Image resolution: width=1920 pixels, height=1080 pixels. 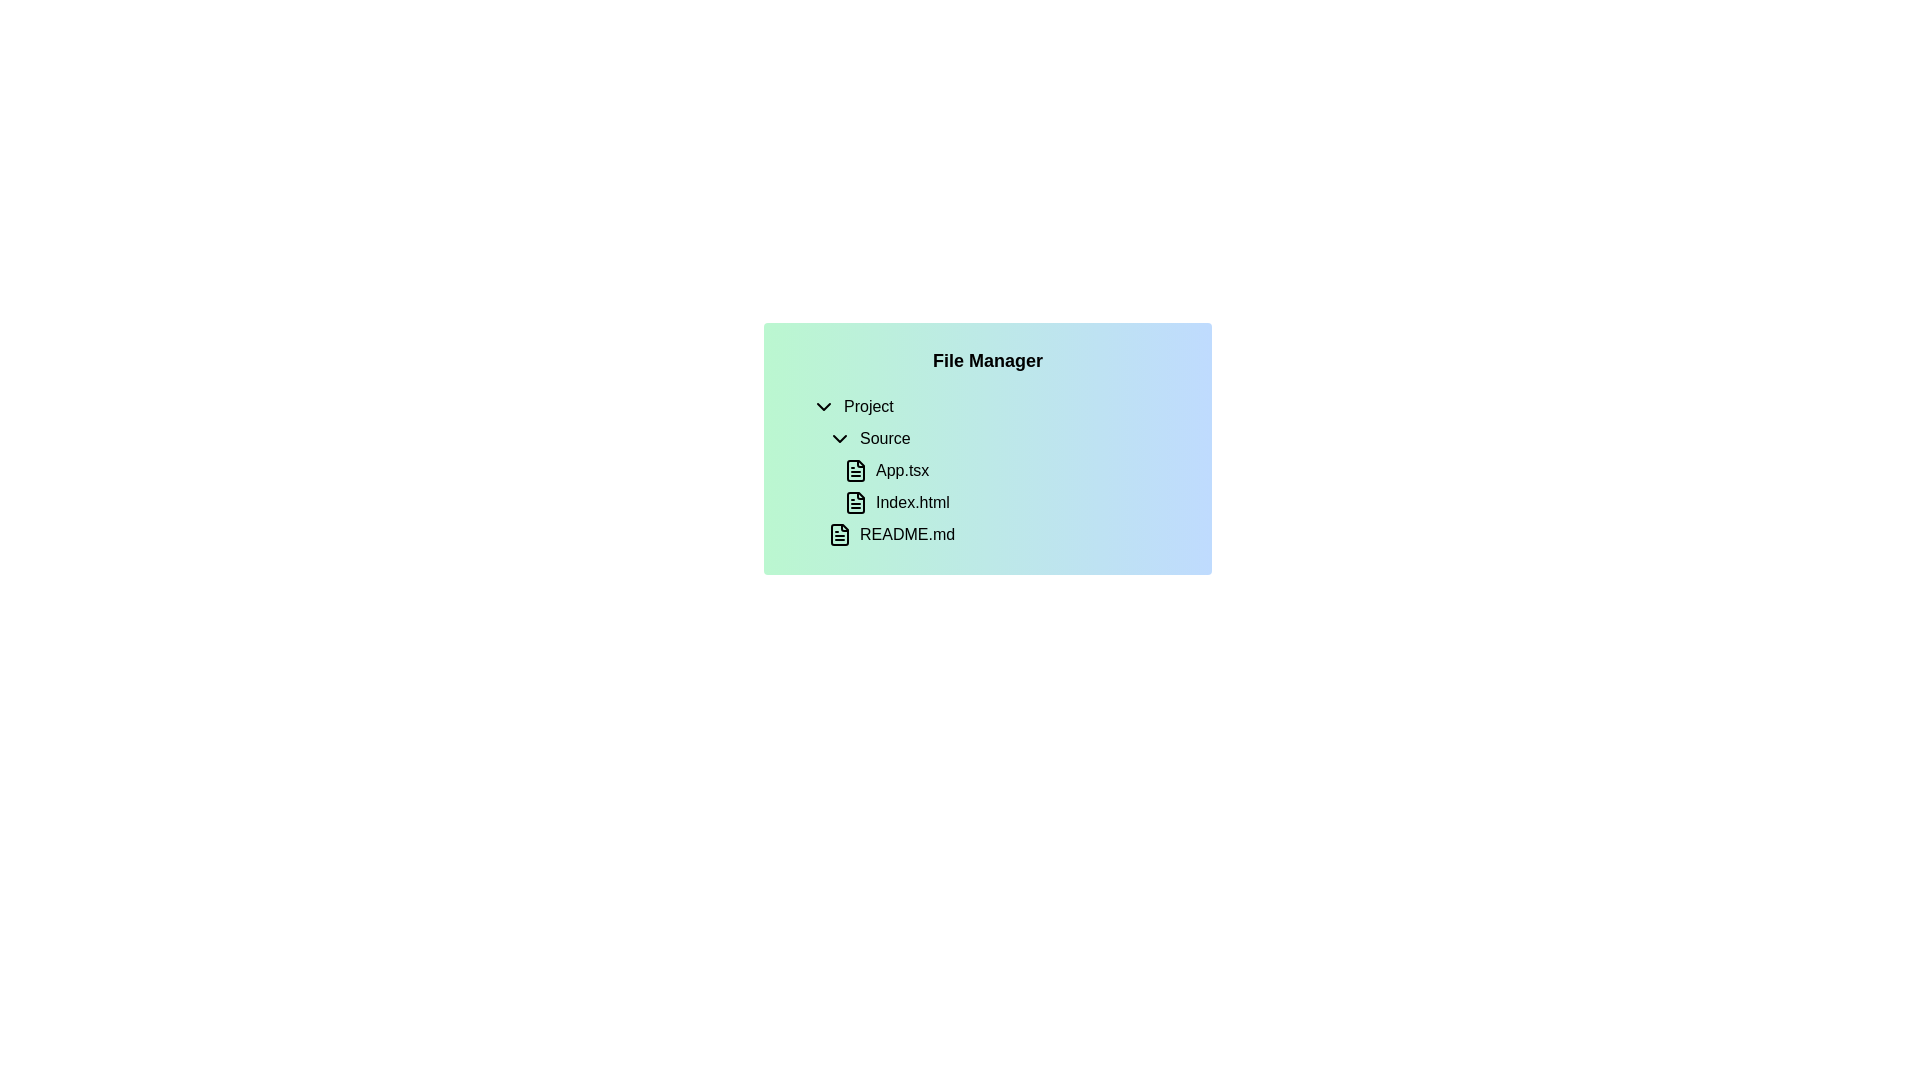 I want to click on the 'Index.html' file item, so click(x=1012, y=501).